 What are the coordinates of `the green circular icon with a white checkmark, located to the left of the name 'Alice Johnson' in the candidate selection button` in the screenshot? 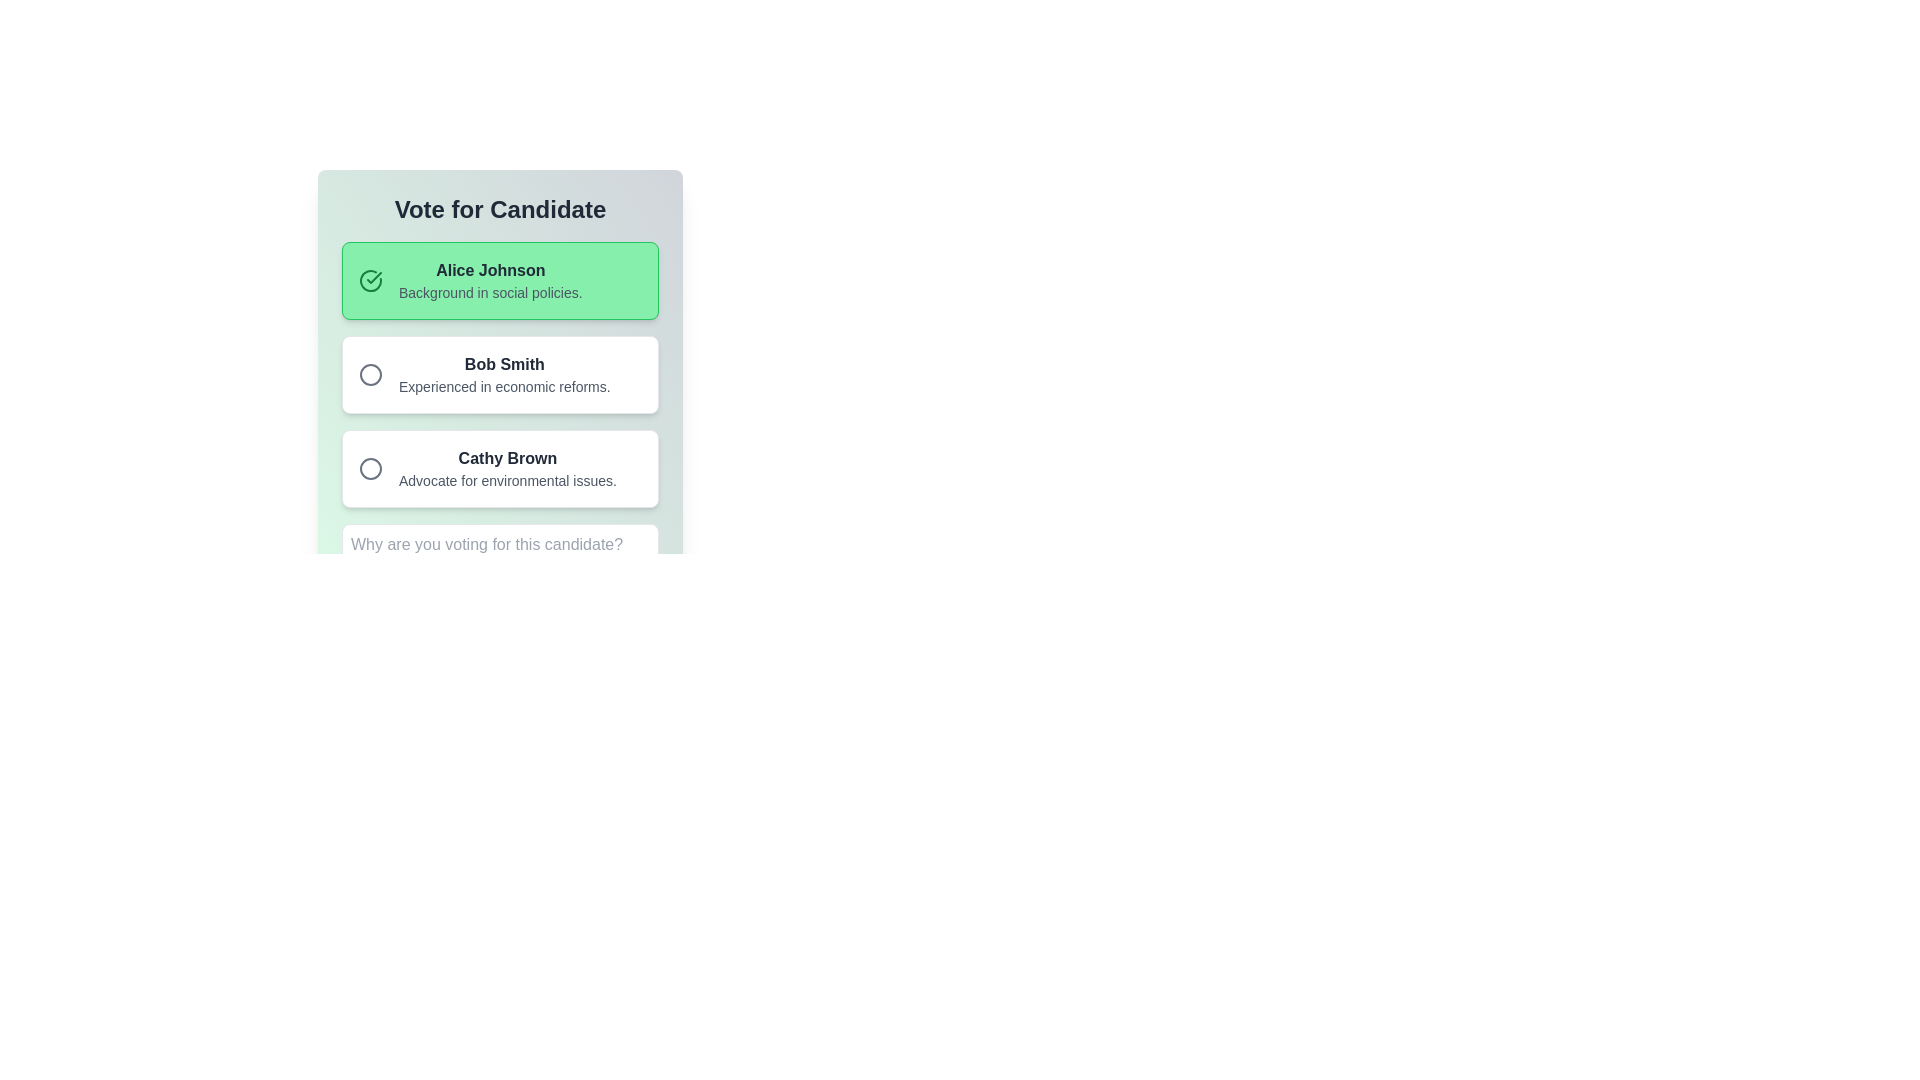 It's located at (370, 281).